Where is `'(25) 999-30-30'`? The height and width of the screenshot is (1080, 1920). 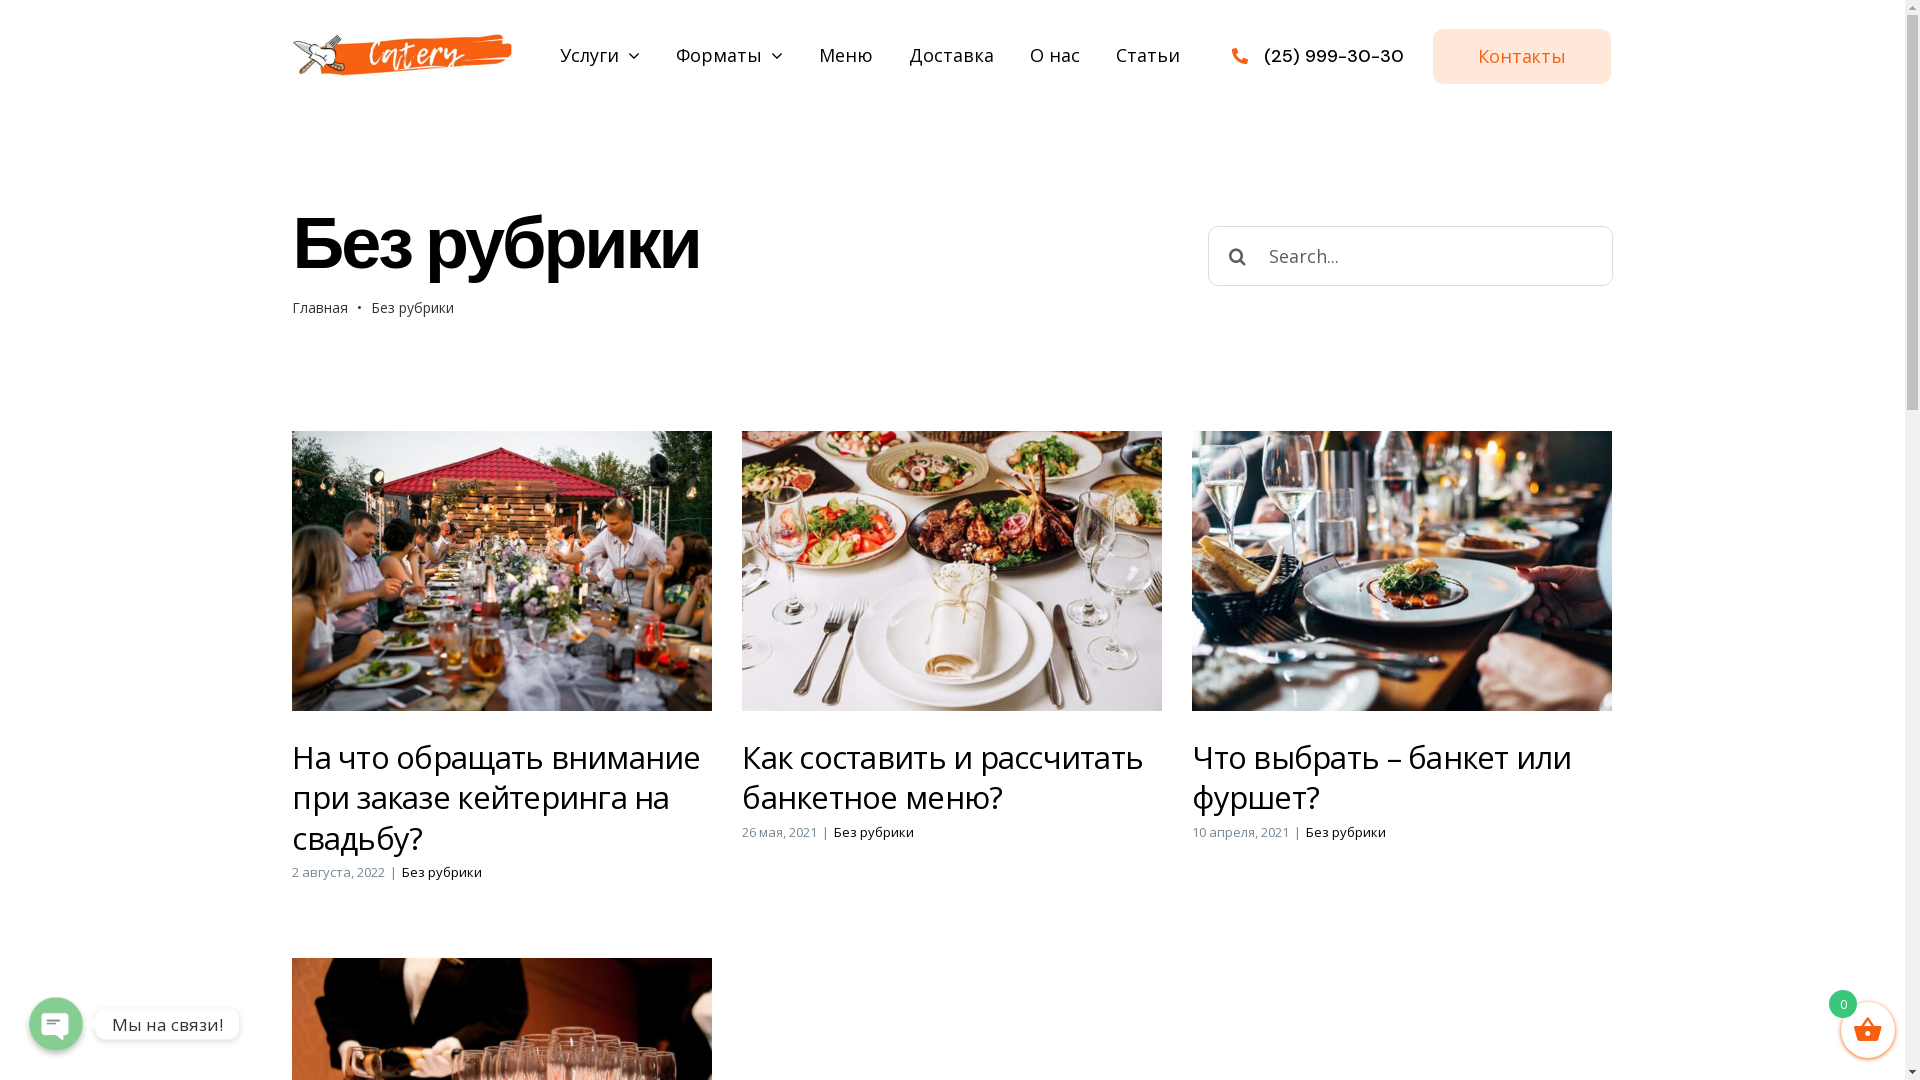 '(25) 999-30-30' is located at coordinates (1334, 55).